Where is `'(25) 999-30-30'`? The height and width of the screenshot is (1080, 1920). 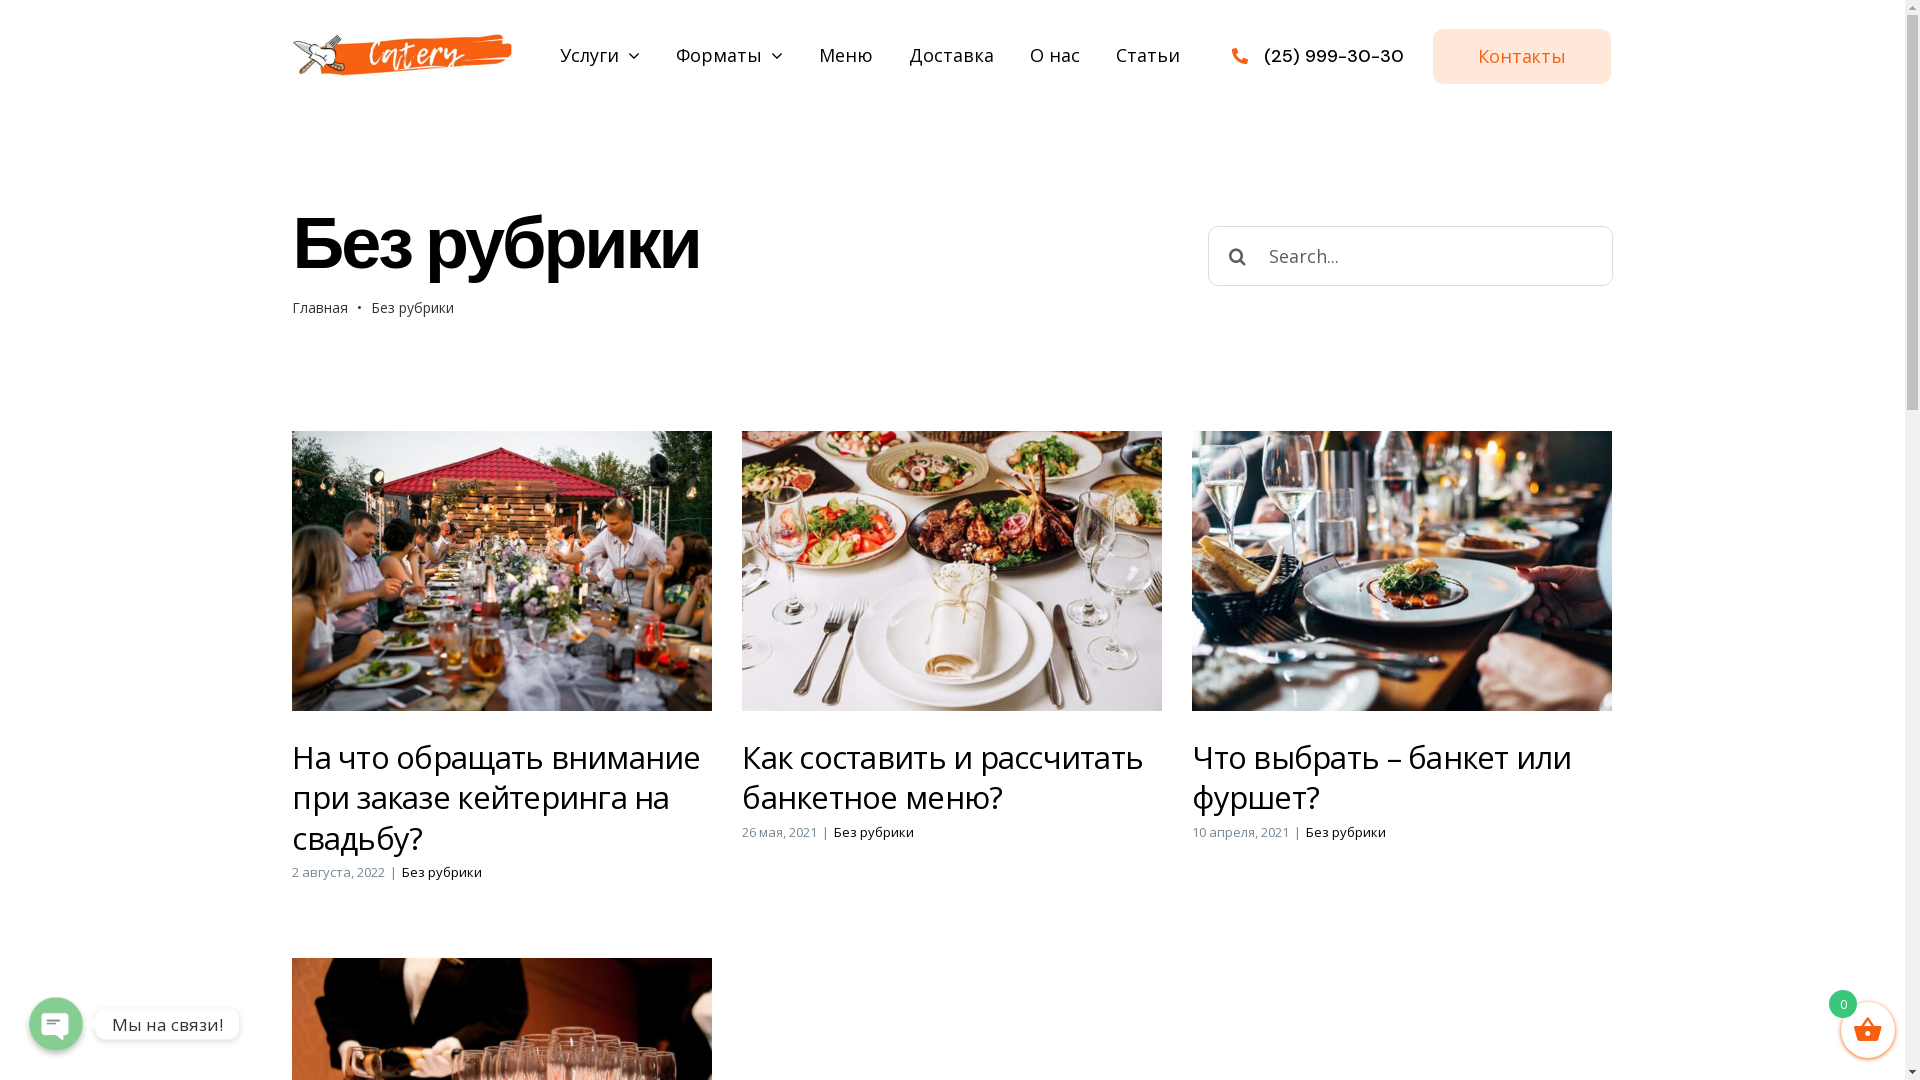 '(25) 999-30-30' is located at coordinates (1334, 55).